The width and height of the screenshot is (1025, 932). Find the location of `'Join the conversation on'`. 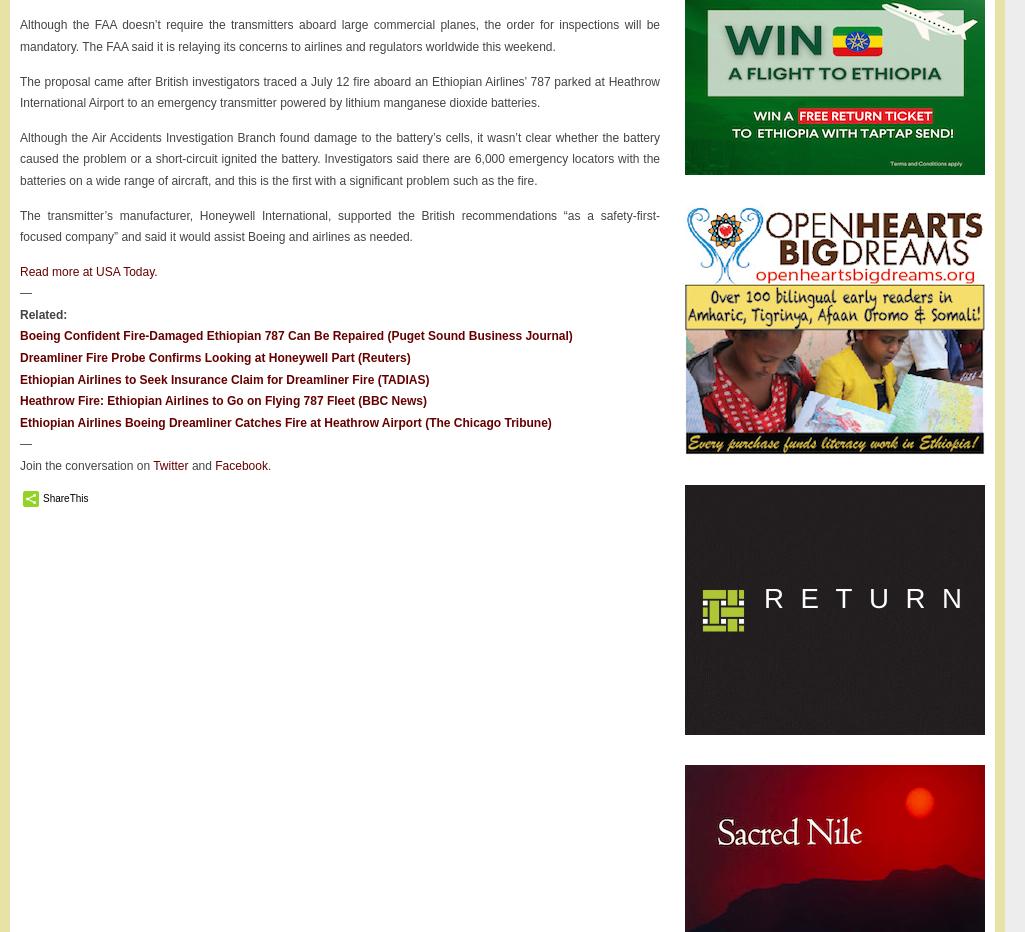

'Join the conversation on' is located at coordinates (19, 466).